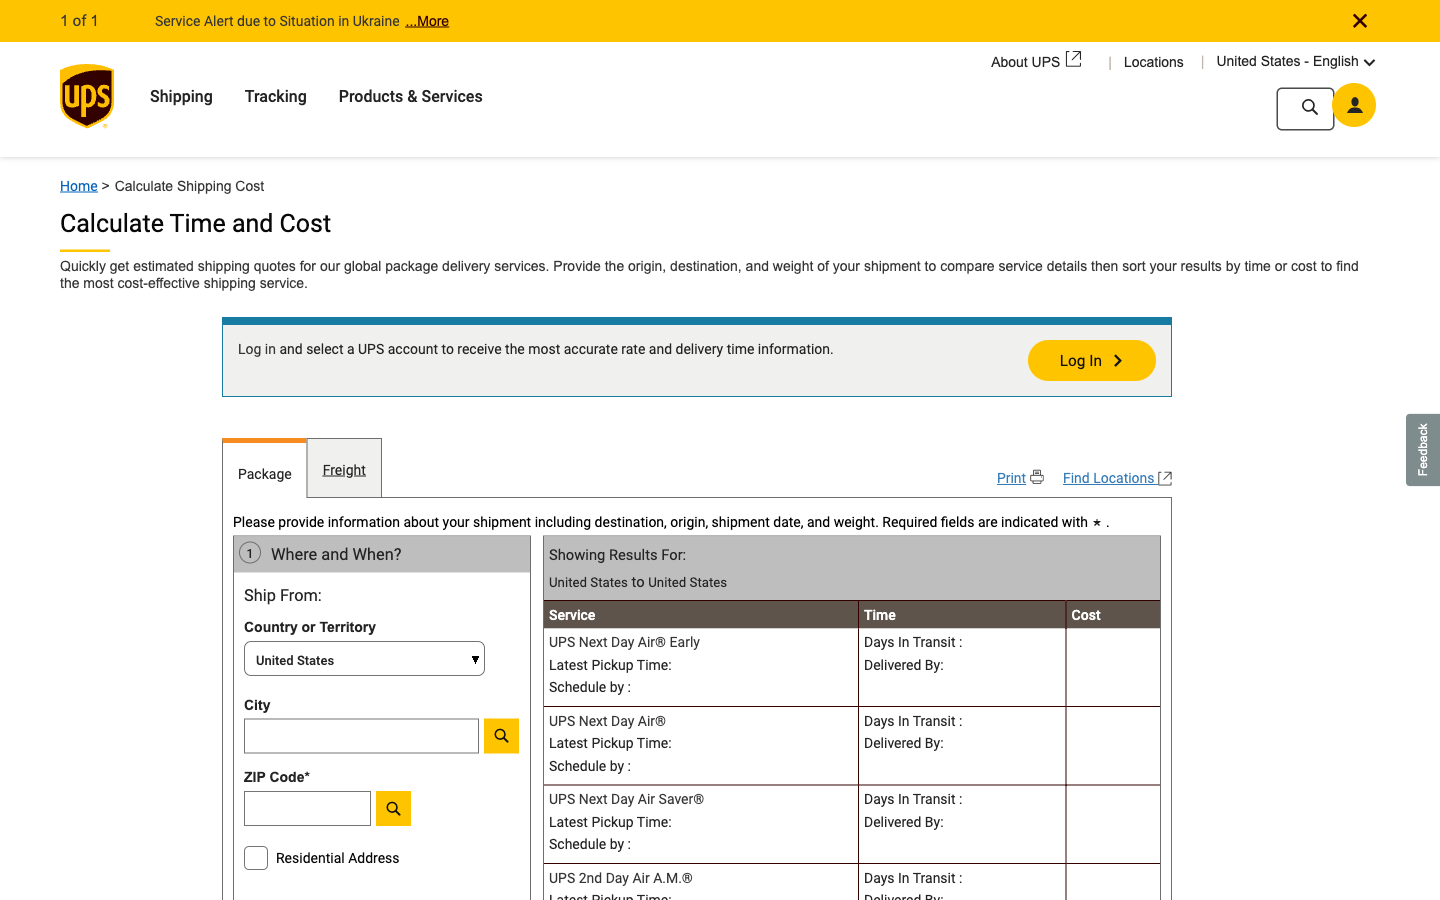  Describe the element at coordinates (86, 179) in the screenshot. I see `Go to Home page` at that location.